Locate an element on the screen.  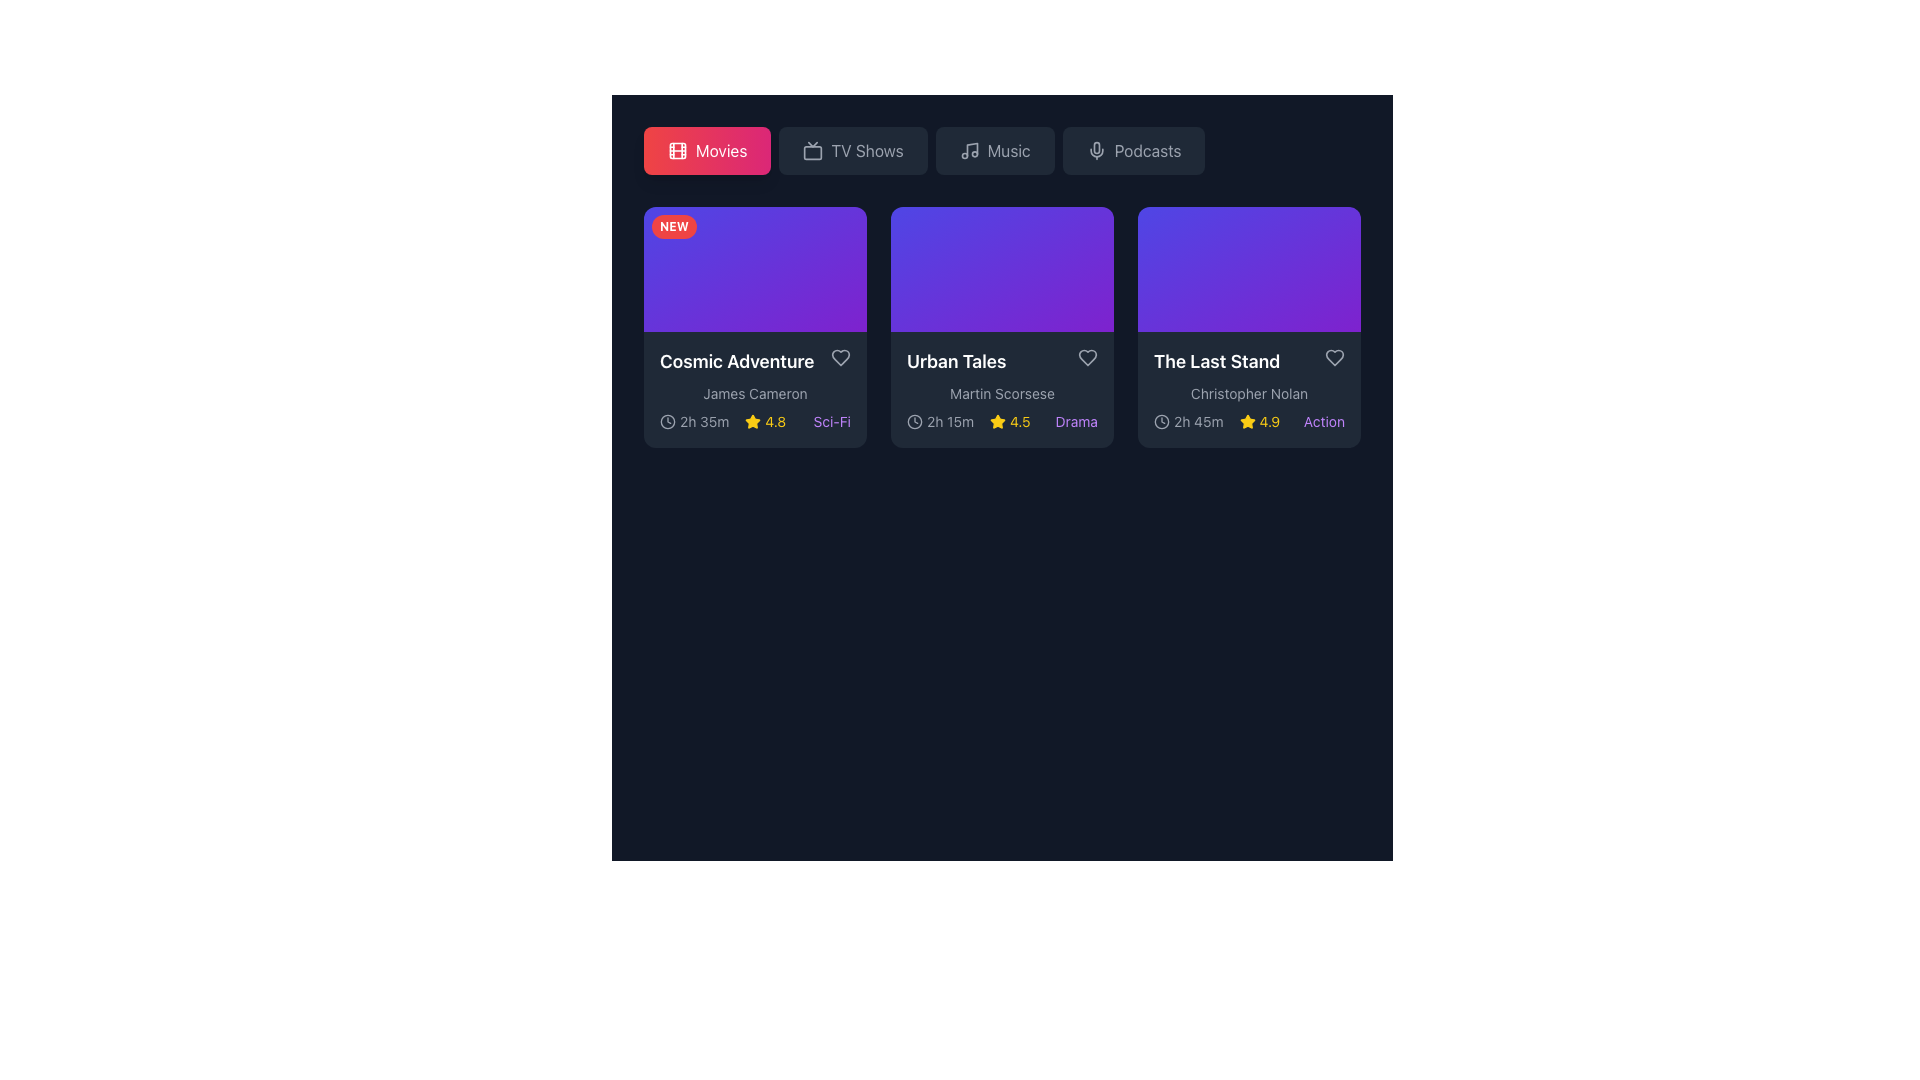
the first button in the top navigation bar that is related to movies for keyboard interaction is located at coordinates (720, 149).